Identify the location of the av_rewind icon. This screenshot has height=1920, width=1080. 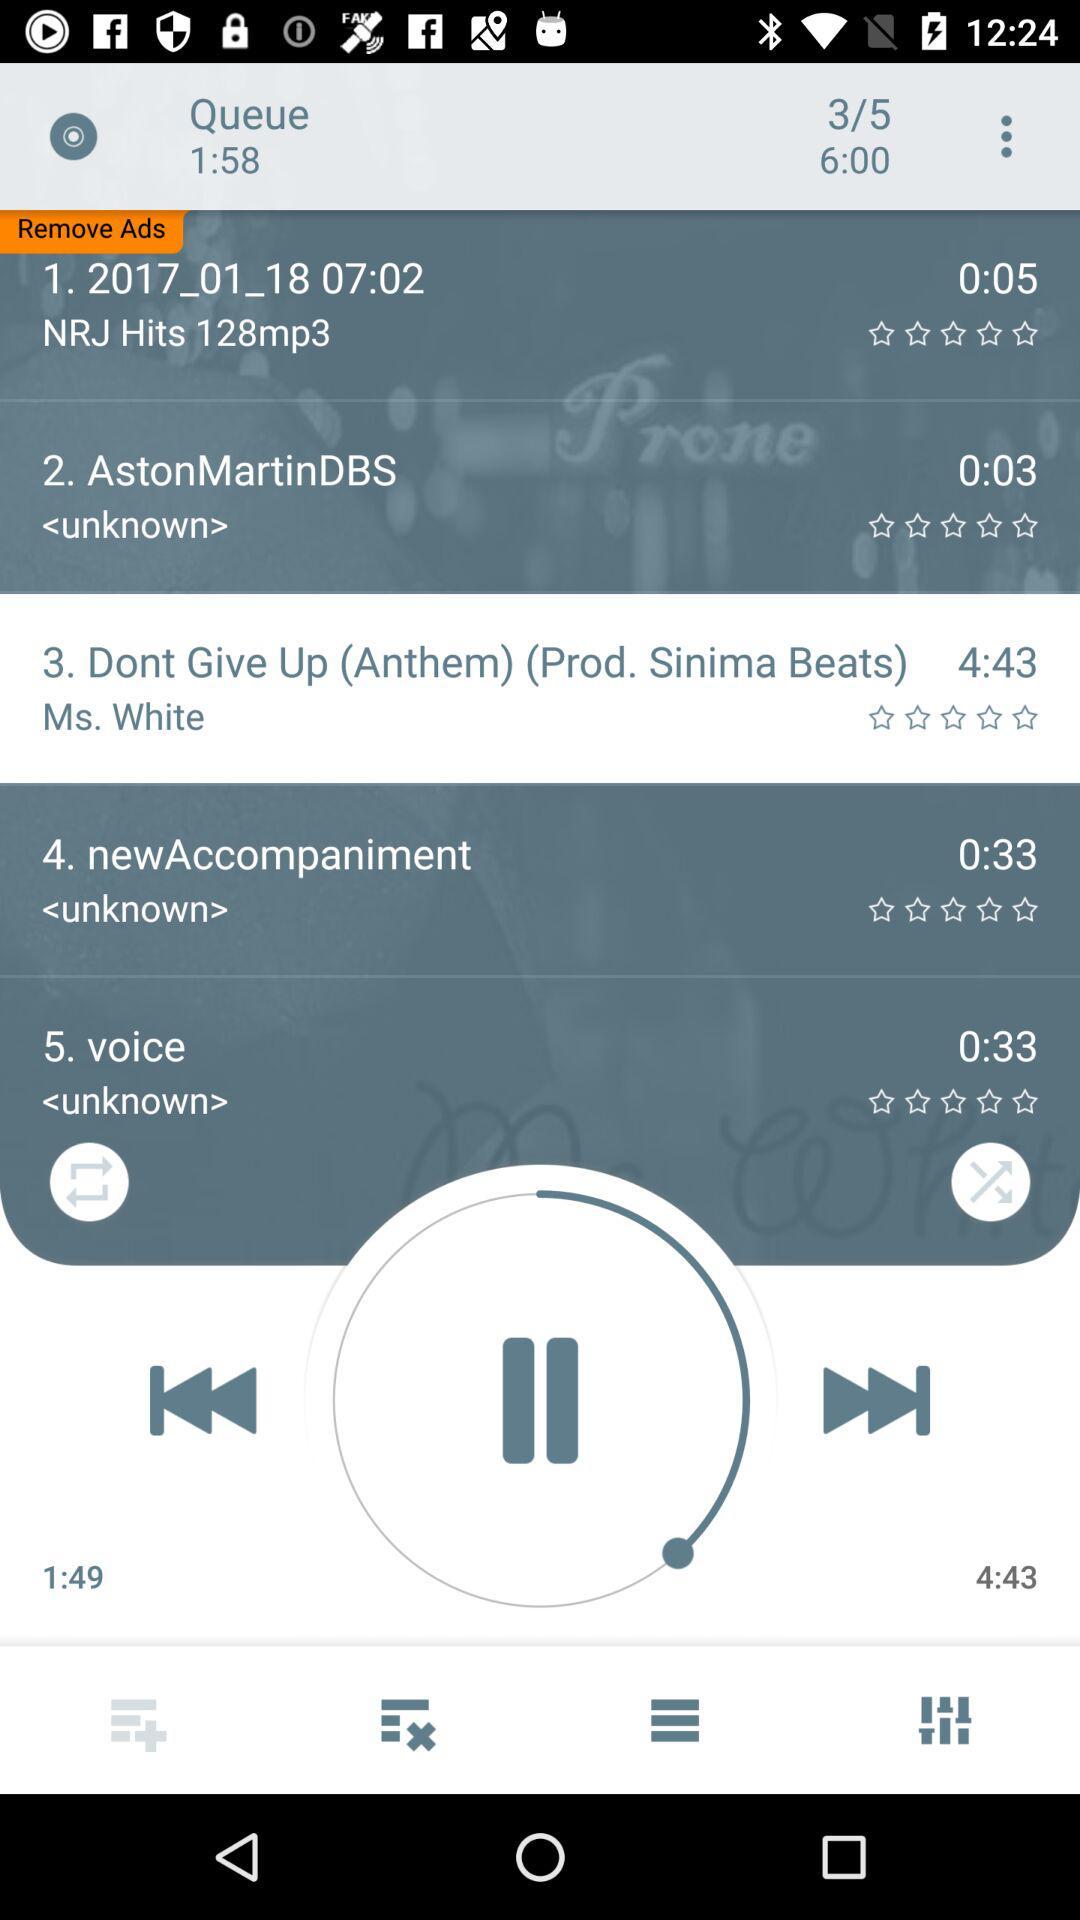
(203, 1399).